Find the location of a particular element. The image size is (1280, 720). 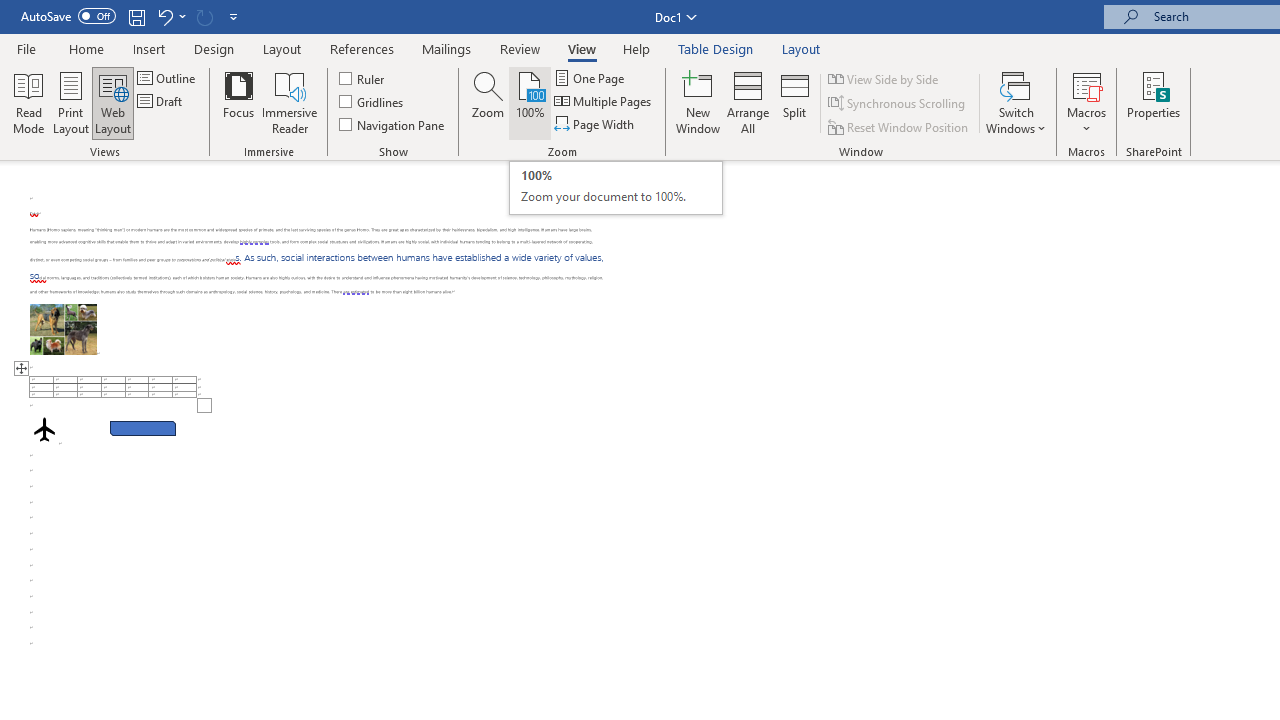

'One Page' is located at coordinates (589, 77).